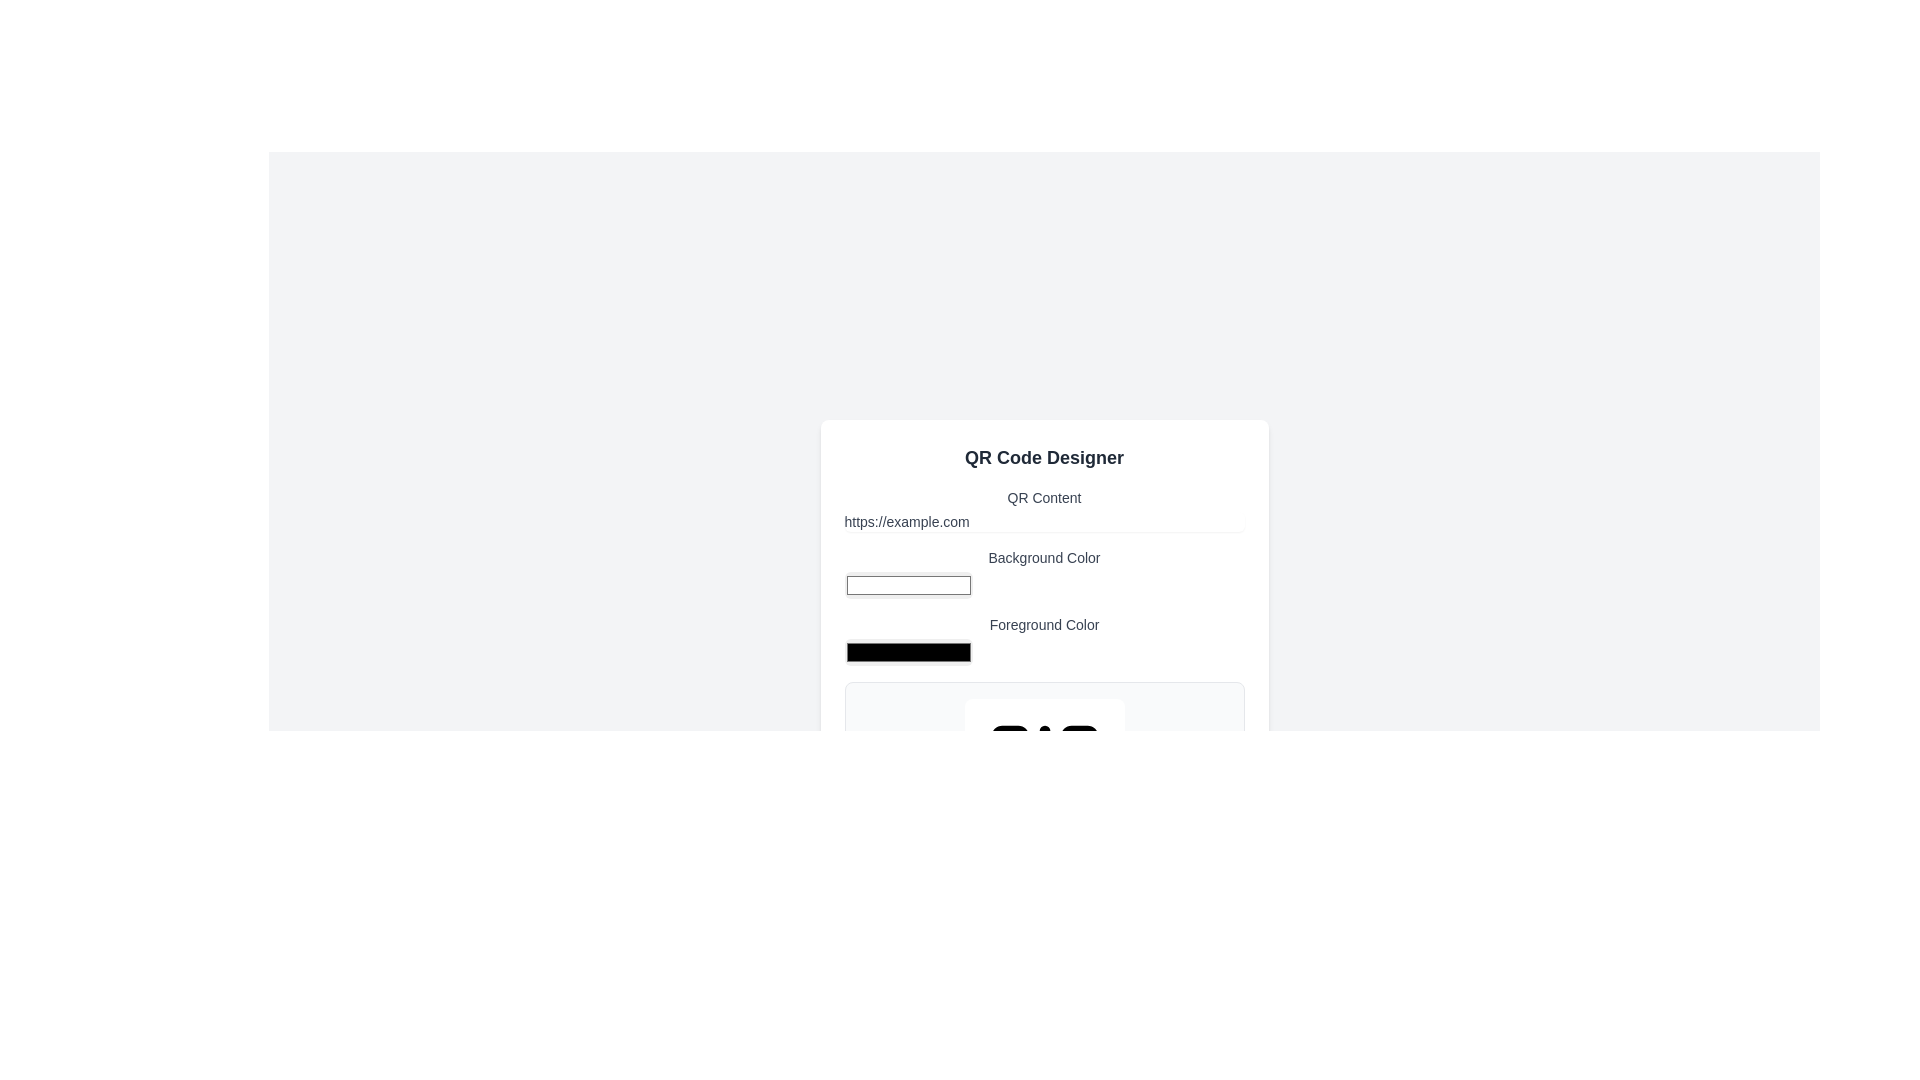 Image resolution: width=1920 pixels, height=1080 pixels. Describe the element at coordinates (907, 652) in the screenshot. I see `the second color picker element located below the 'Foreground Color' label` at that location.